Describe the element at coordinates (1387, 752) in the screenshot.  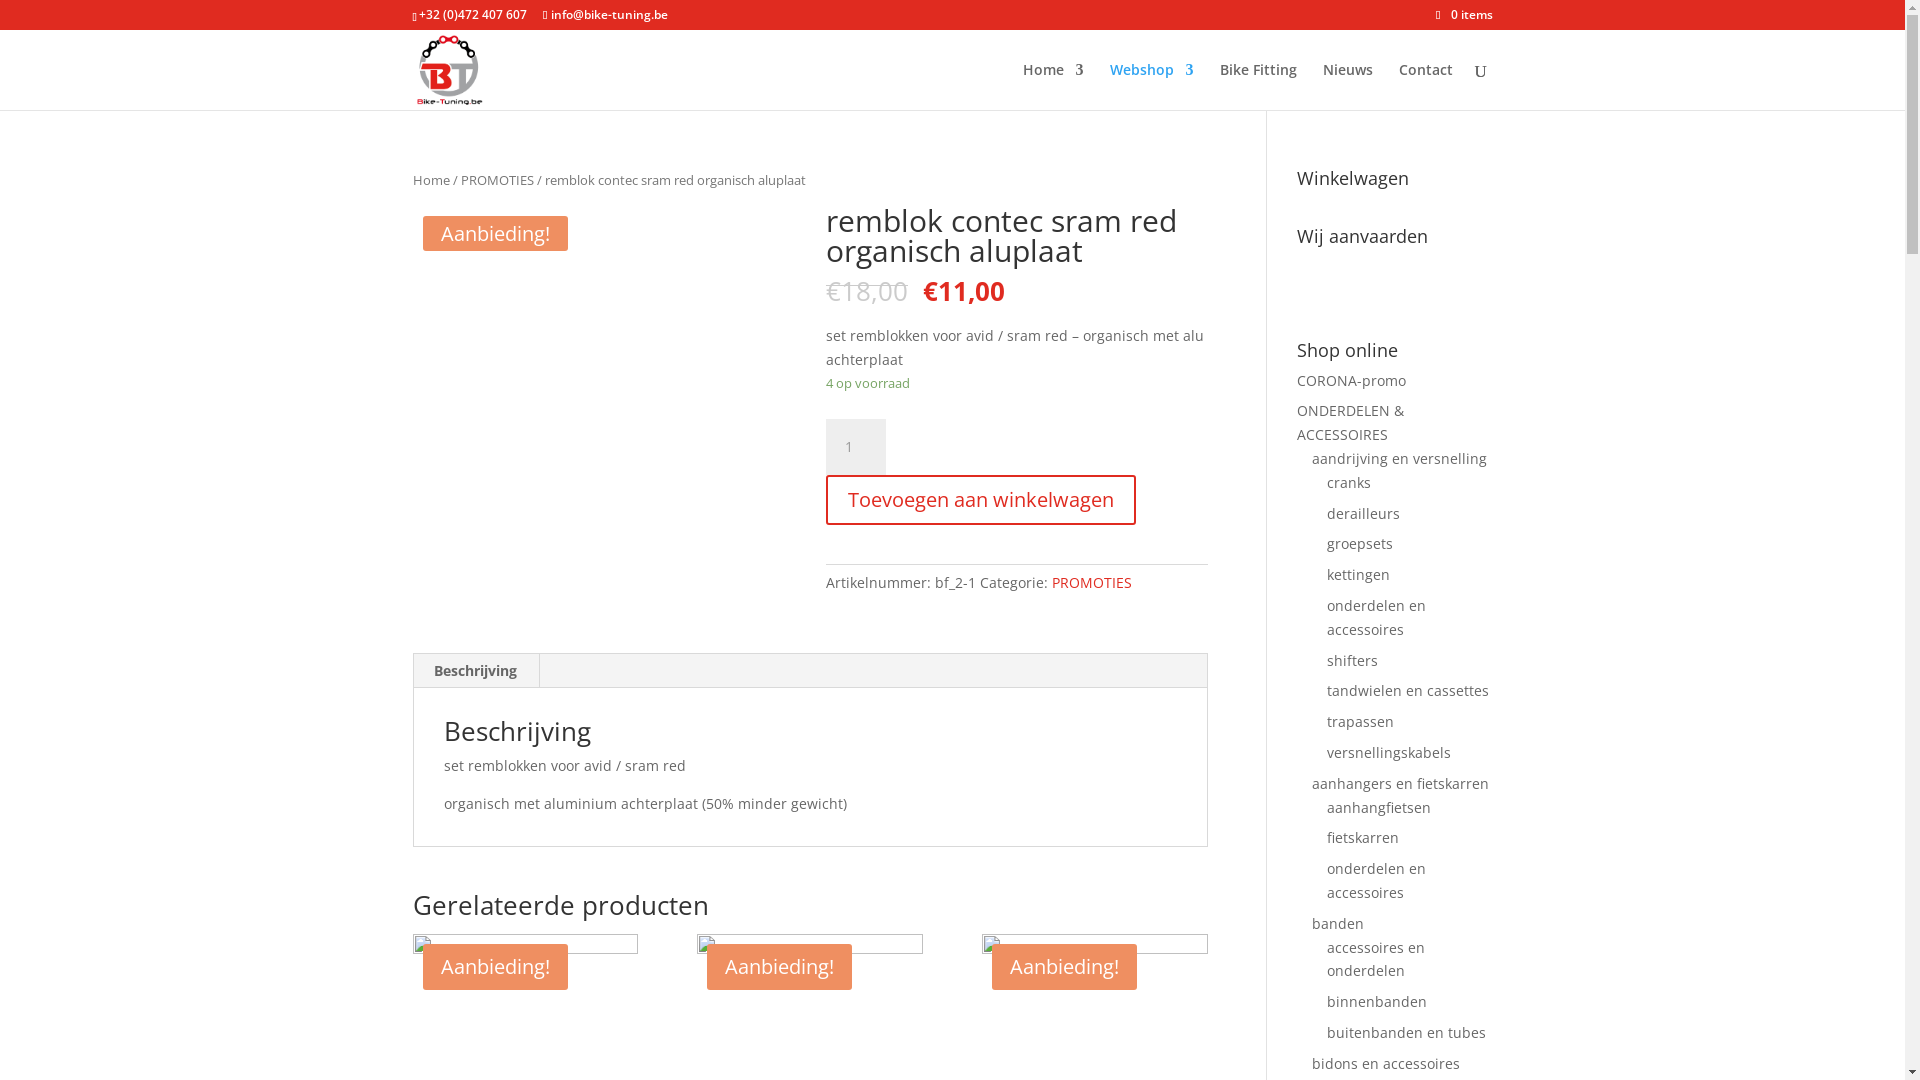
I see `'versnellingskabels'` at that location.